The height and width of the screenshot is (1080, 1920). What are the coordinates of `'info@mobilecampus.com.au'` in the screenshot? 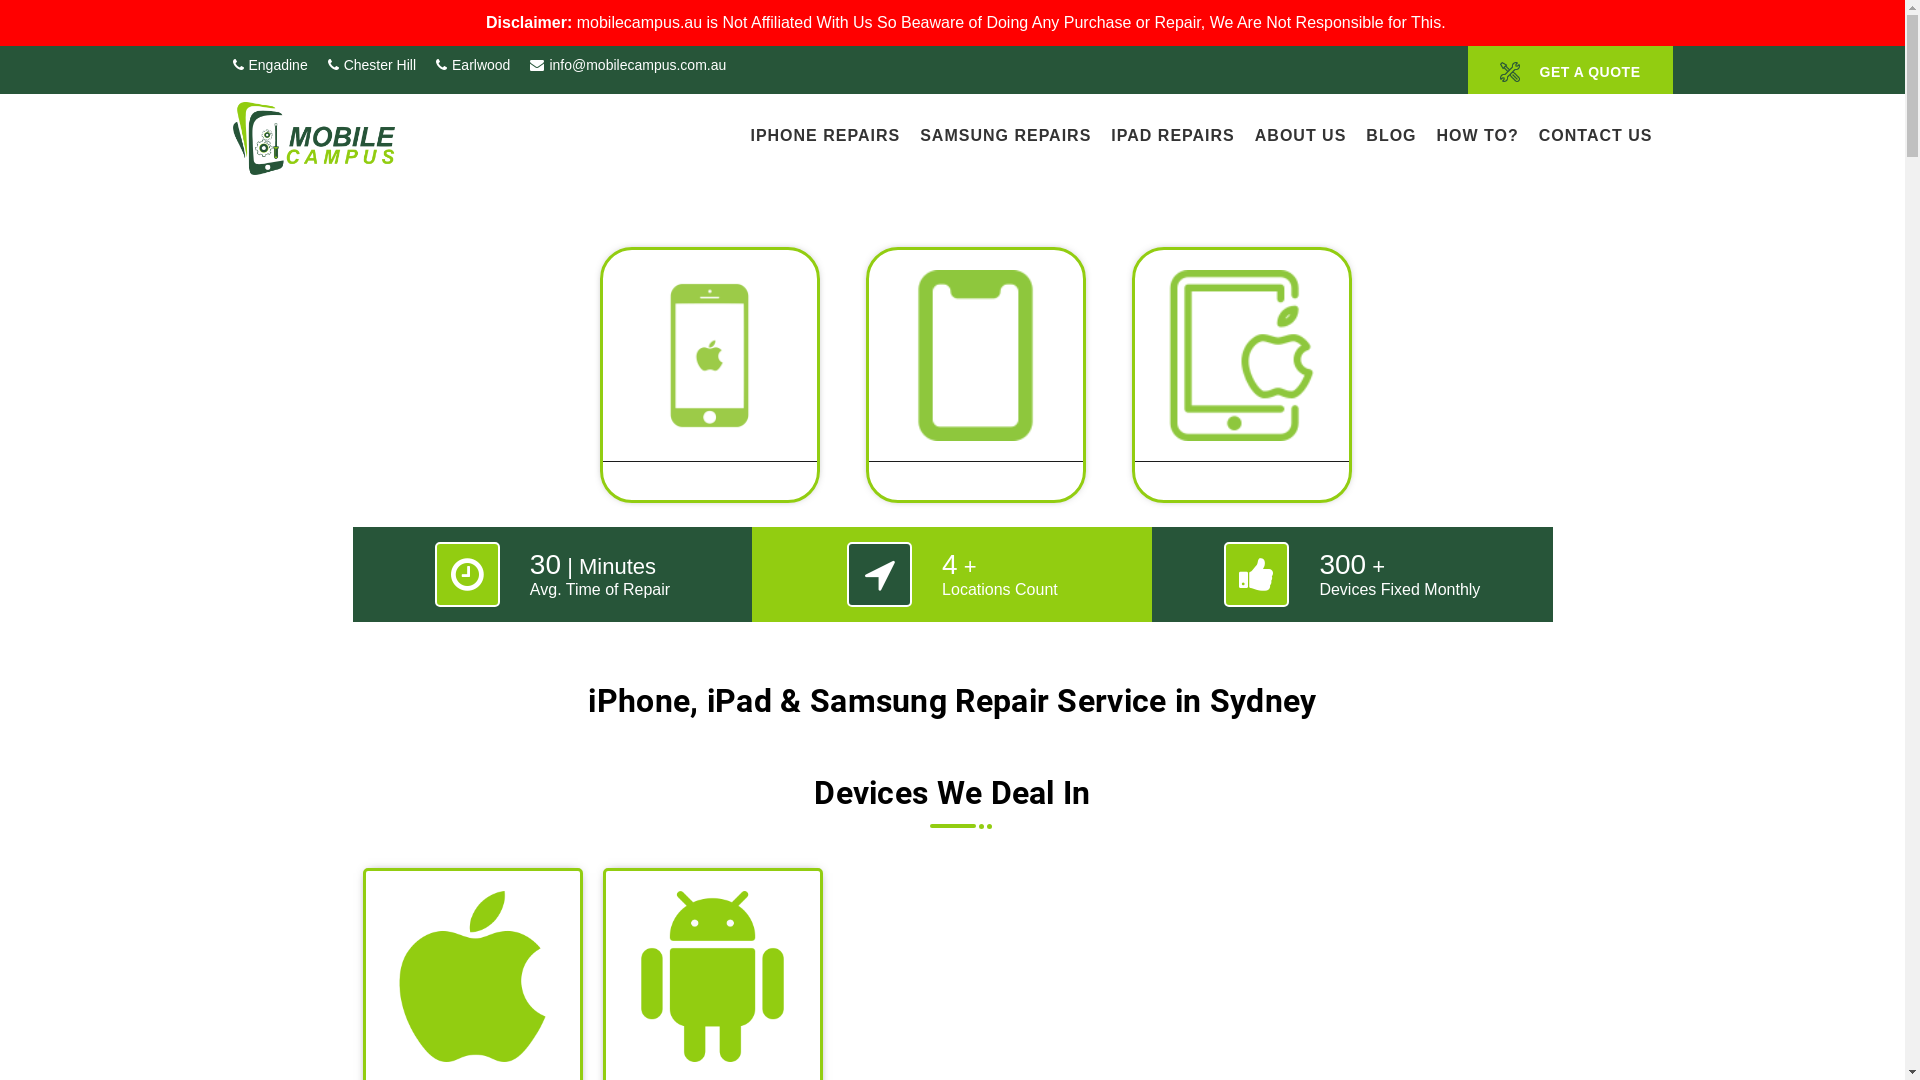 It's located at (627, 64).